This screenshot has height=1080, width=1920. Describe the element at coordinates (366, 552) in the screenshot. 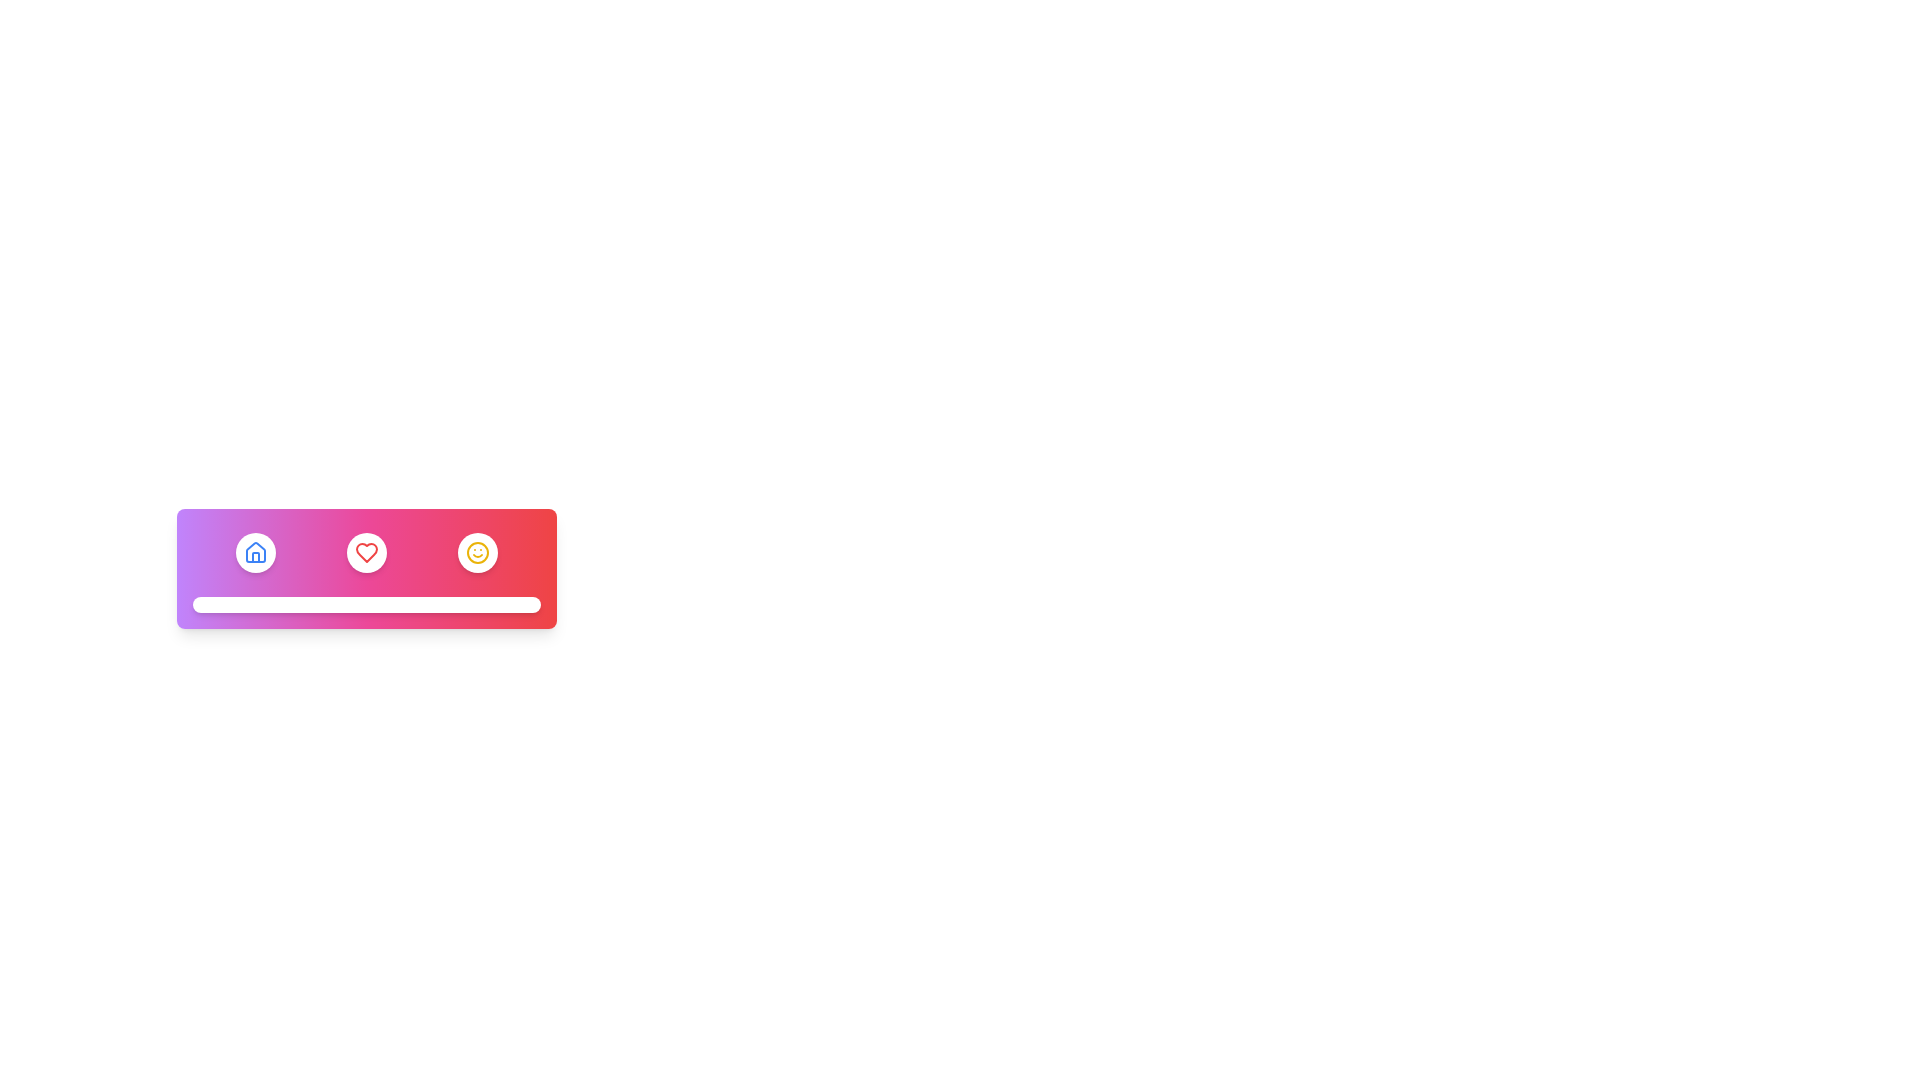

I see `the heart icon located at the center of the top-right button of the navigation bar` at that location.